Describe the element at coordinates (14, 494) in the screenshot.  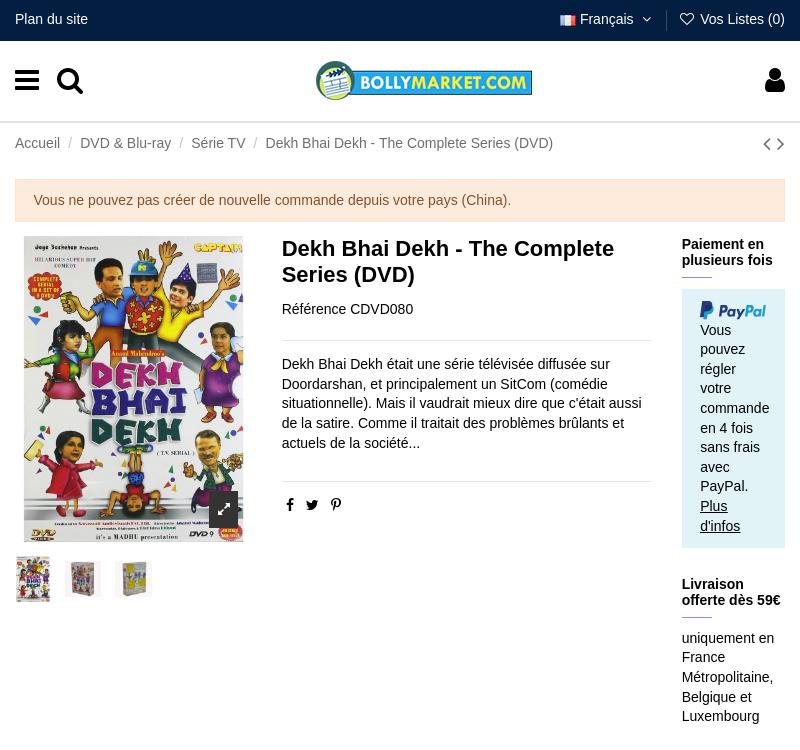
I see `'Pour recevoir toutes les actualités et les offres en avant-première.'` at that location.